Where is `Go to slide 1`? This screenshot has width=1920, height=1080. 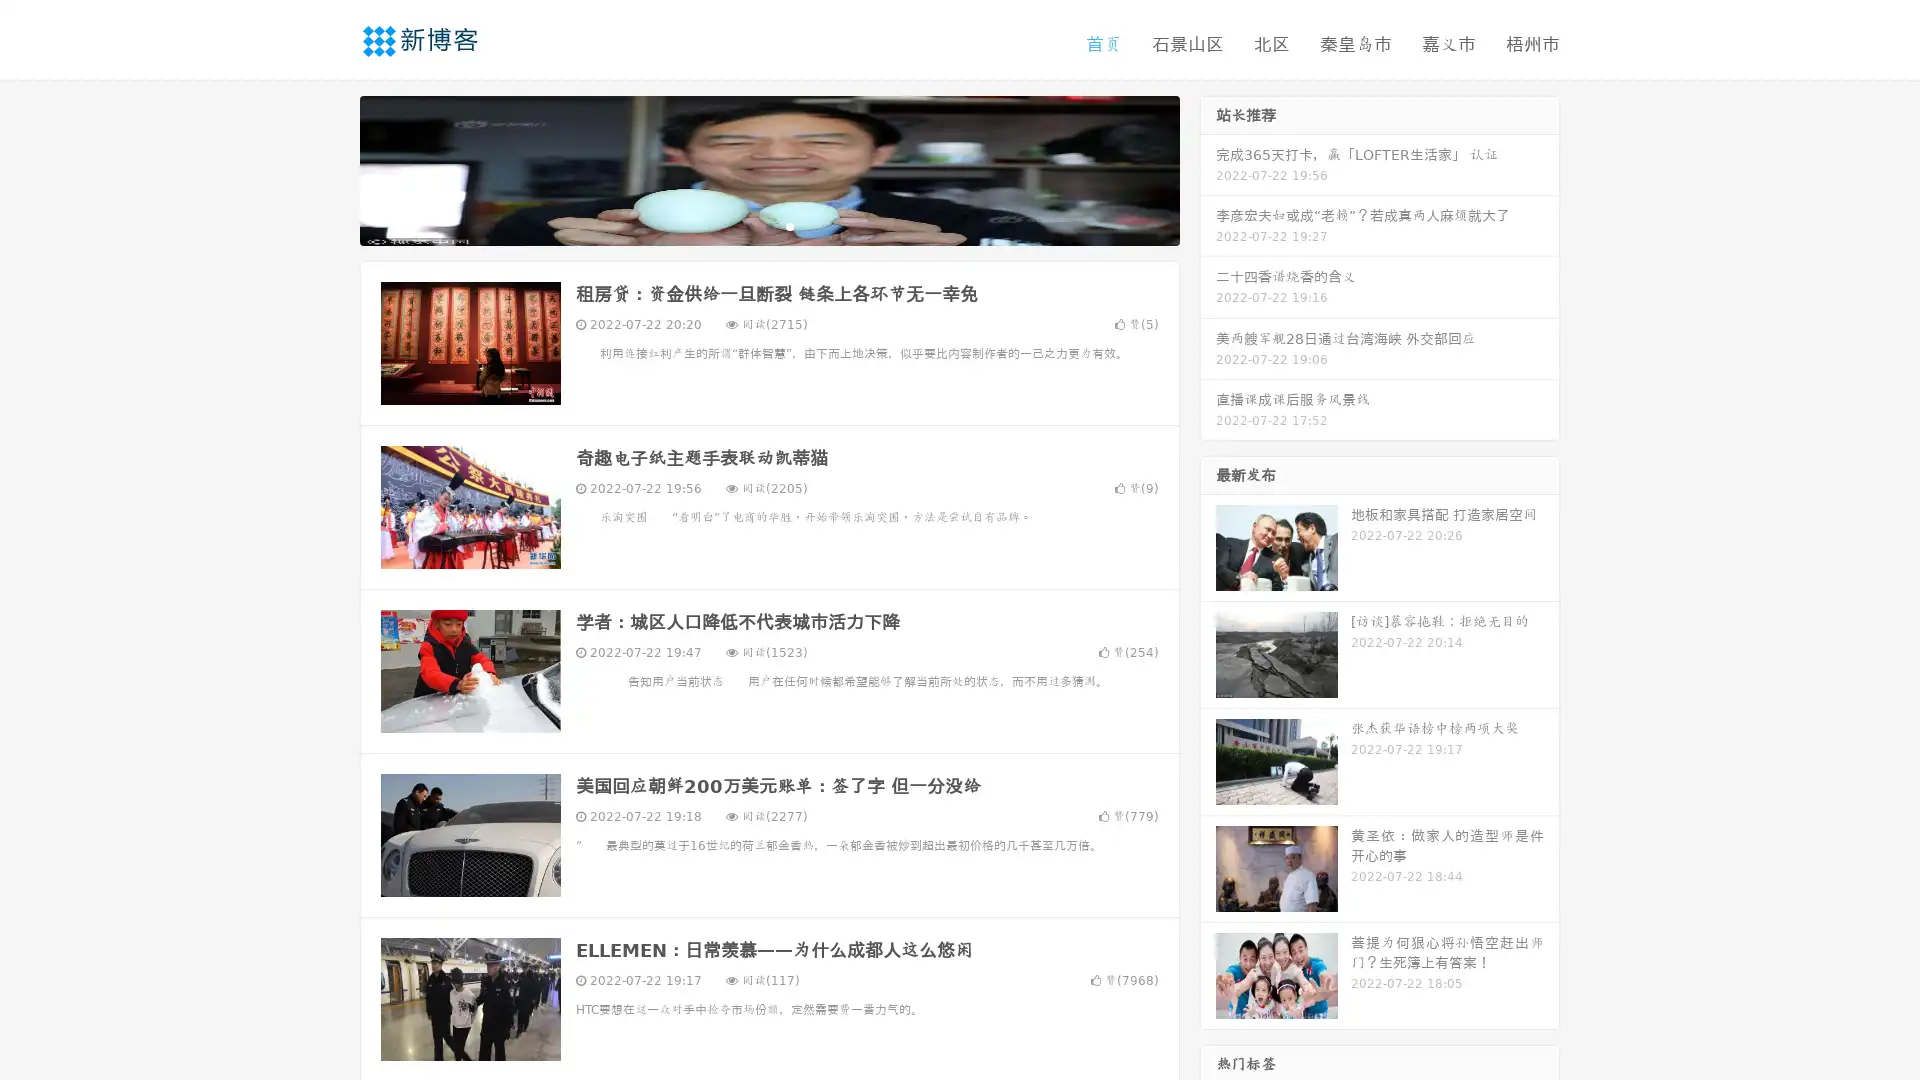
Go to slide 1 is located at coordinates (748, 225).